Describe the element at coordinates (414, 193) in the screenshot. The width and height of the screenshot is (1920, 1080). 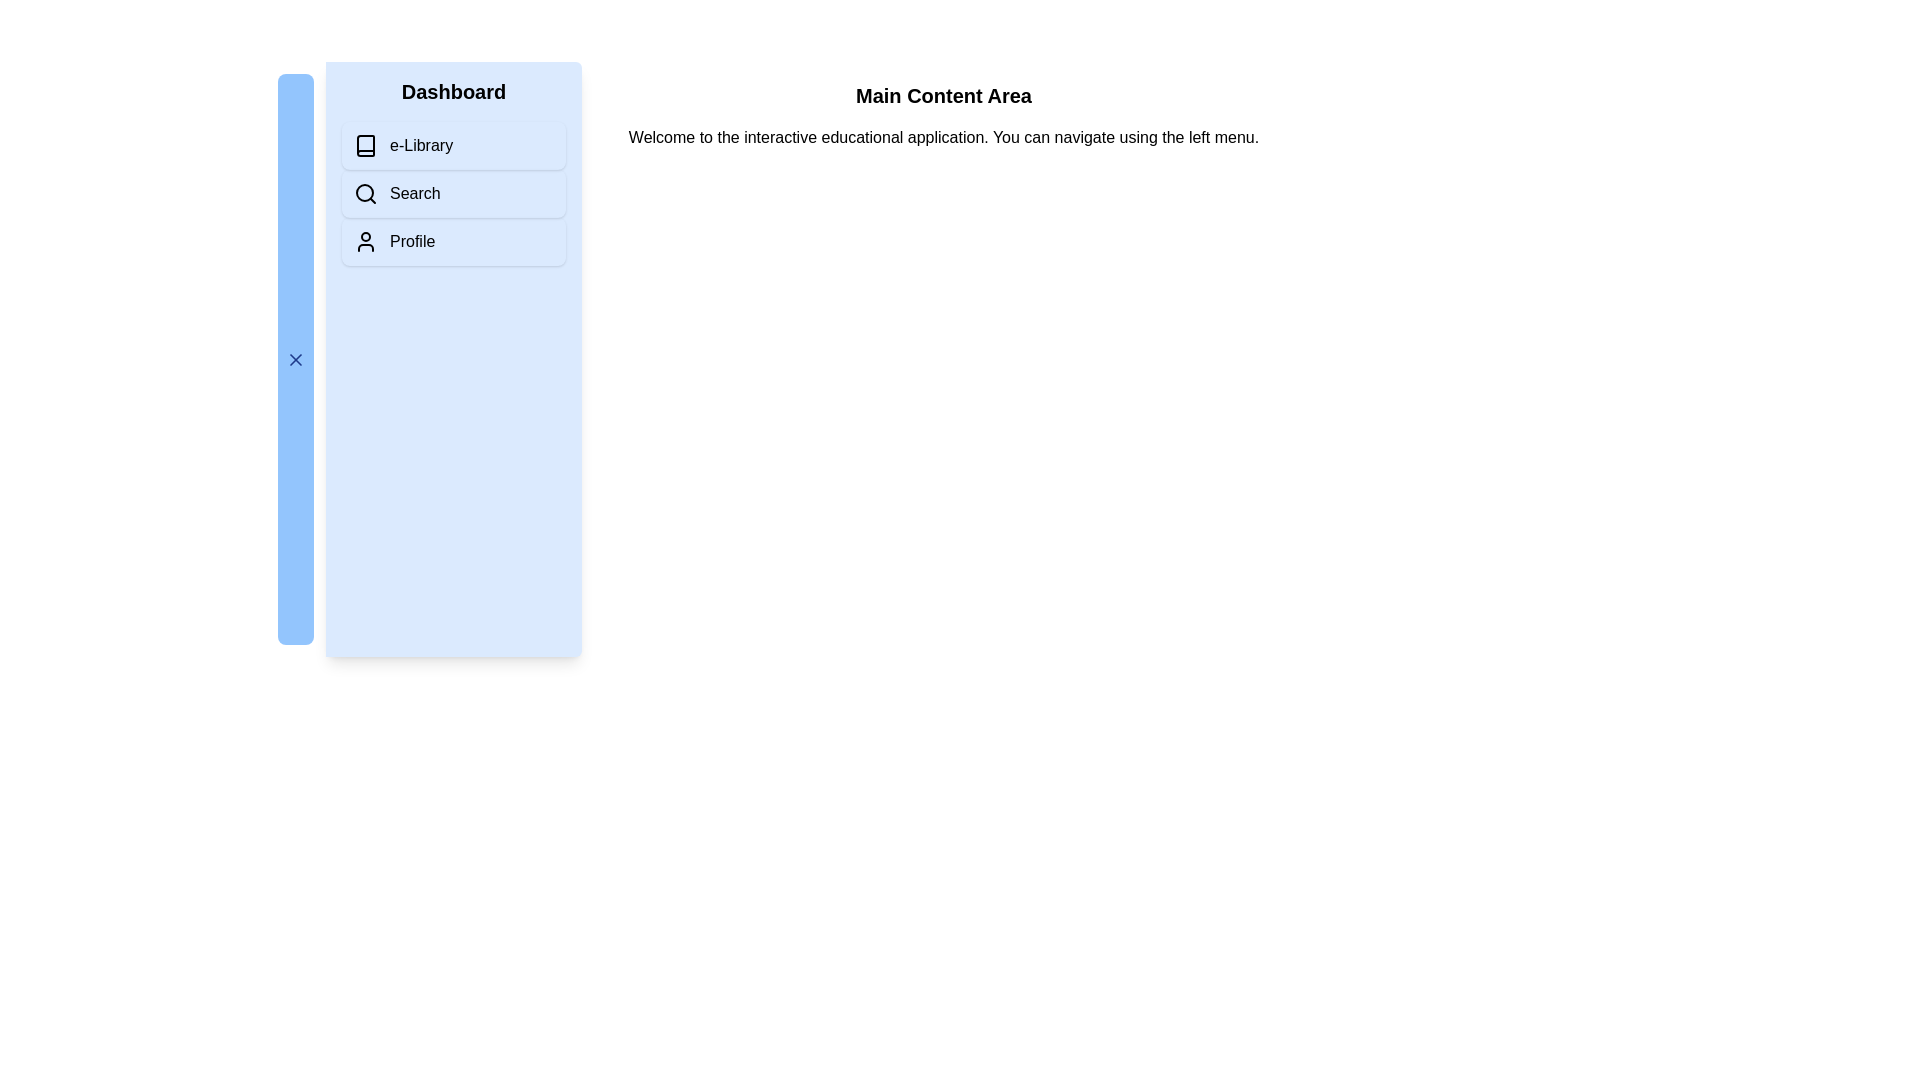
I see `text label that says 'Search', which is positioned between the 'e-Library' button and the 'Profile' button in the left sidebar` at that location.